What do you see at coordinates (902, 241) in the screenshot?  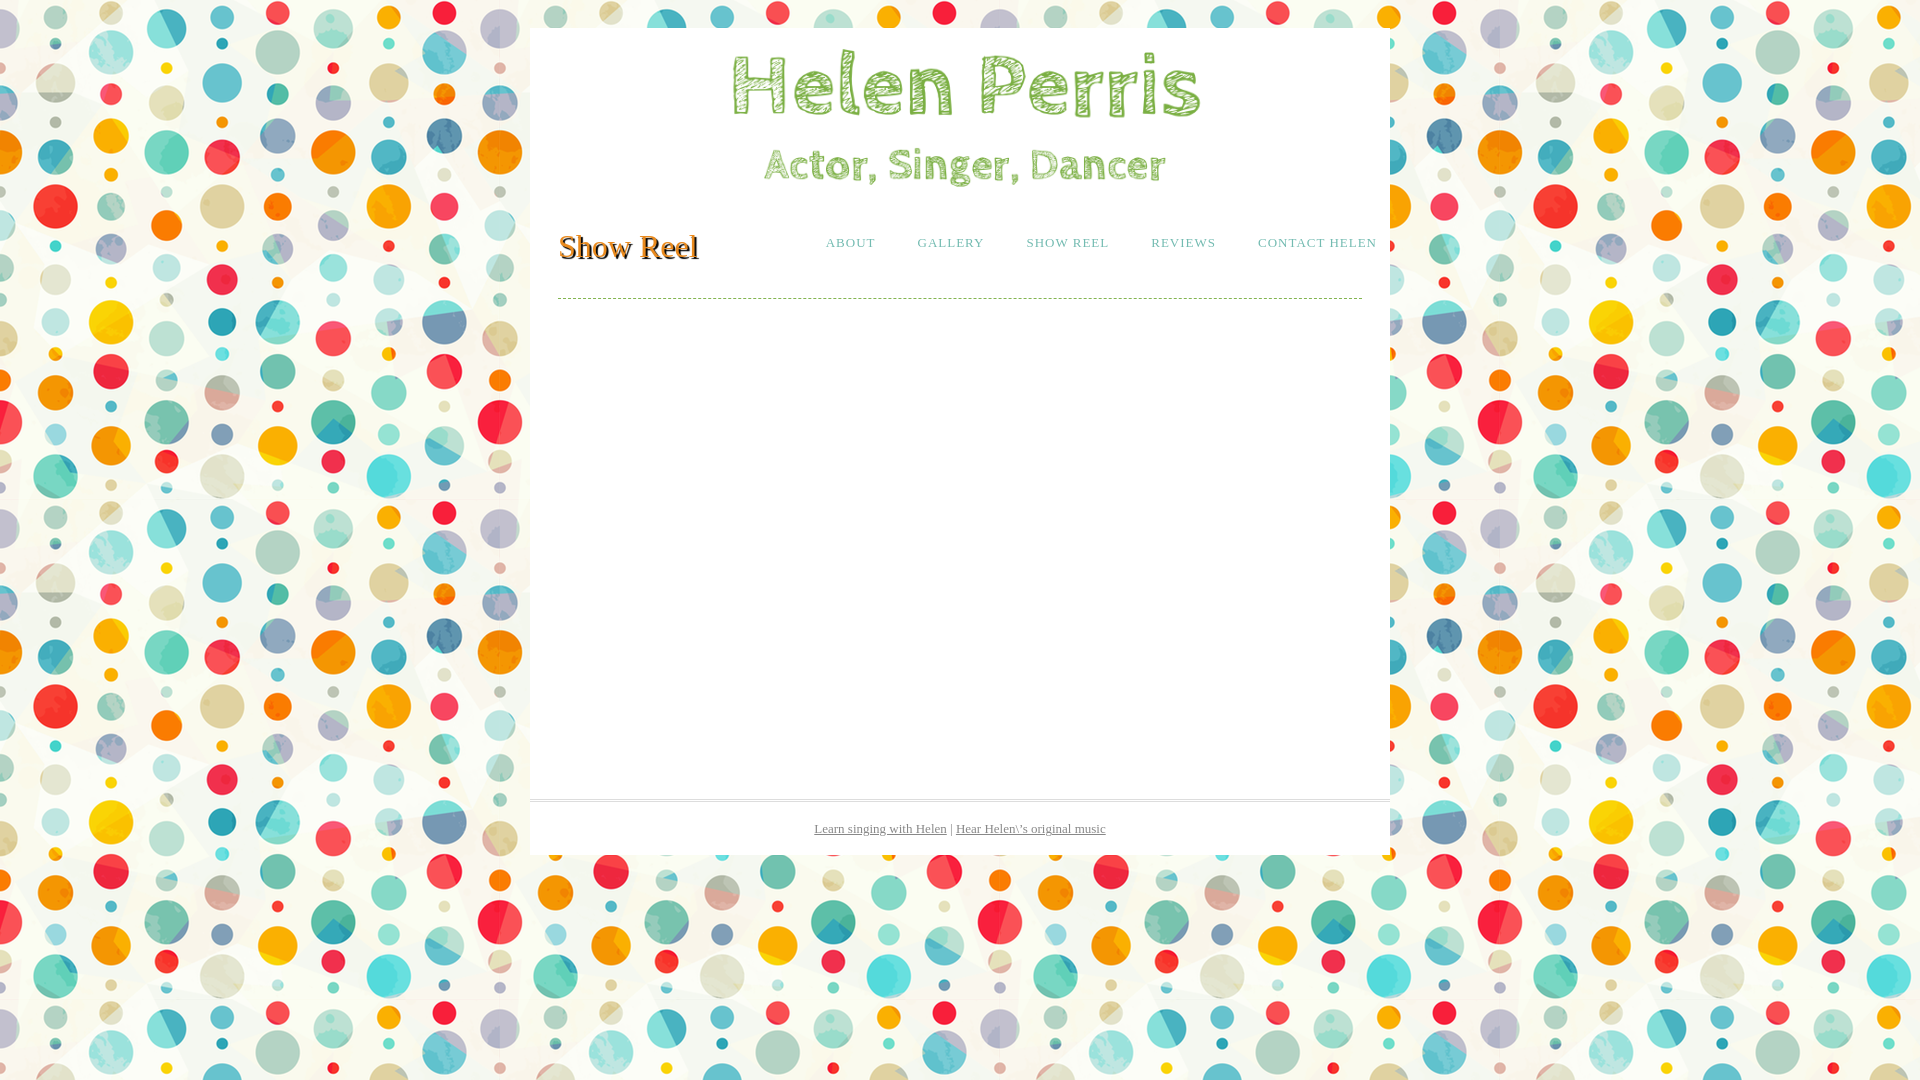 I see `'GALLERY'` at bounding box center [902, 241].